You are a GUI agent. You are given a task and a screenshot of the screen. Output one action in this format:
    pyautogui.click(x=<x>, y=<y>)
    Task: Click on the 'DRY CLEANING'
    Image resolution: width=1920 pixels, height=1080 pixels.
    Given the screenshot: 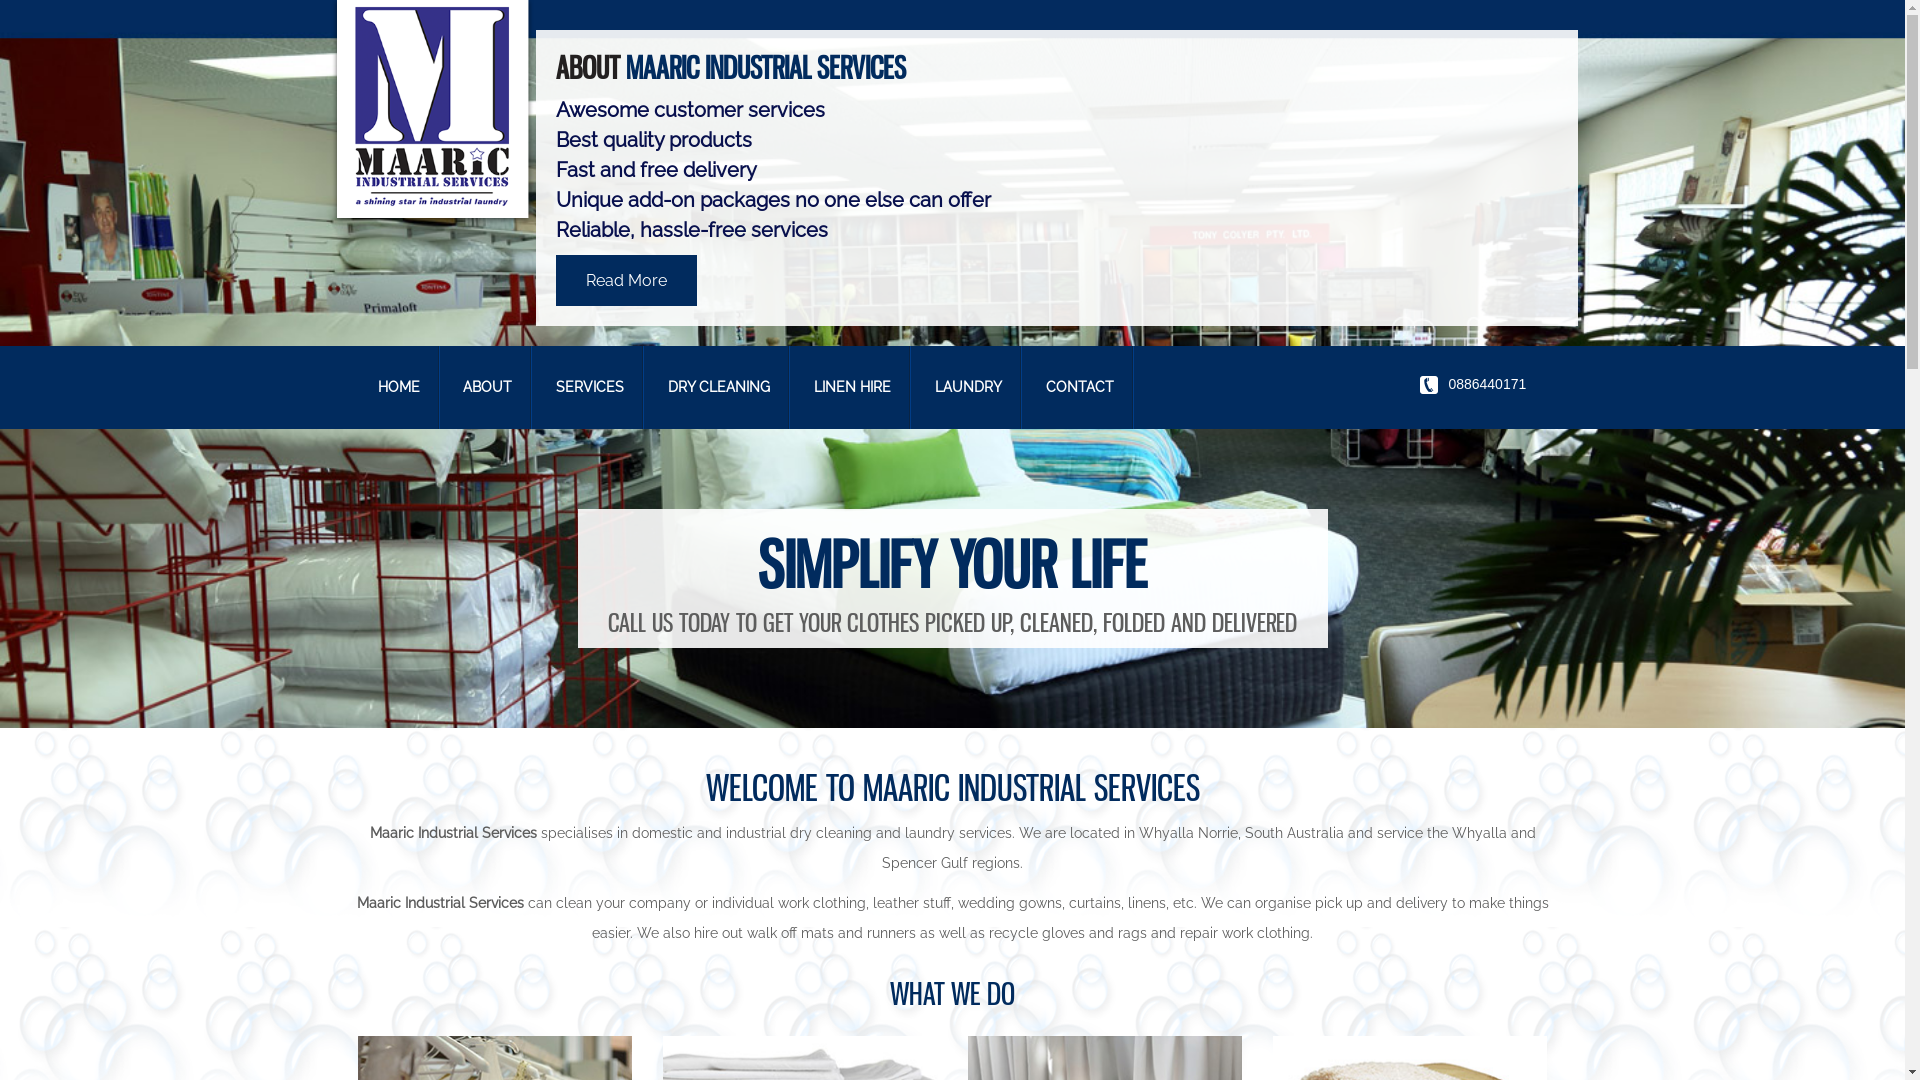 What is the action you would take?
    pyautogui.click(x=719, y=387)
    